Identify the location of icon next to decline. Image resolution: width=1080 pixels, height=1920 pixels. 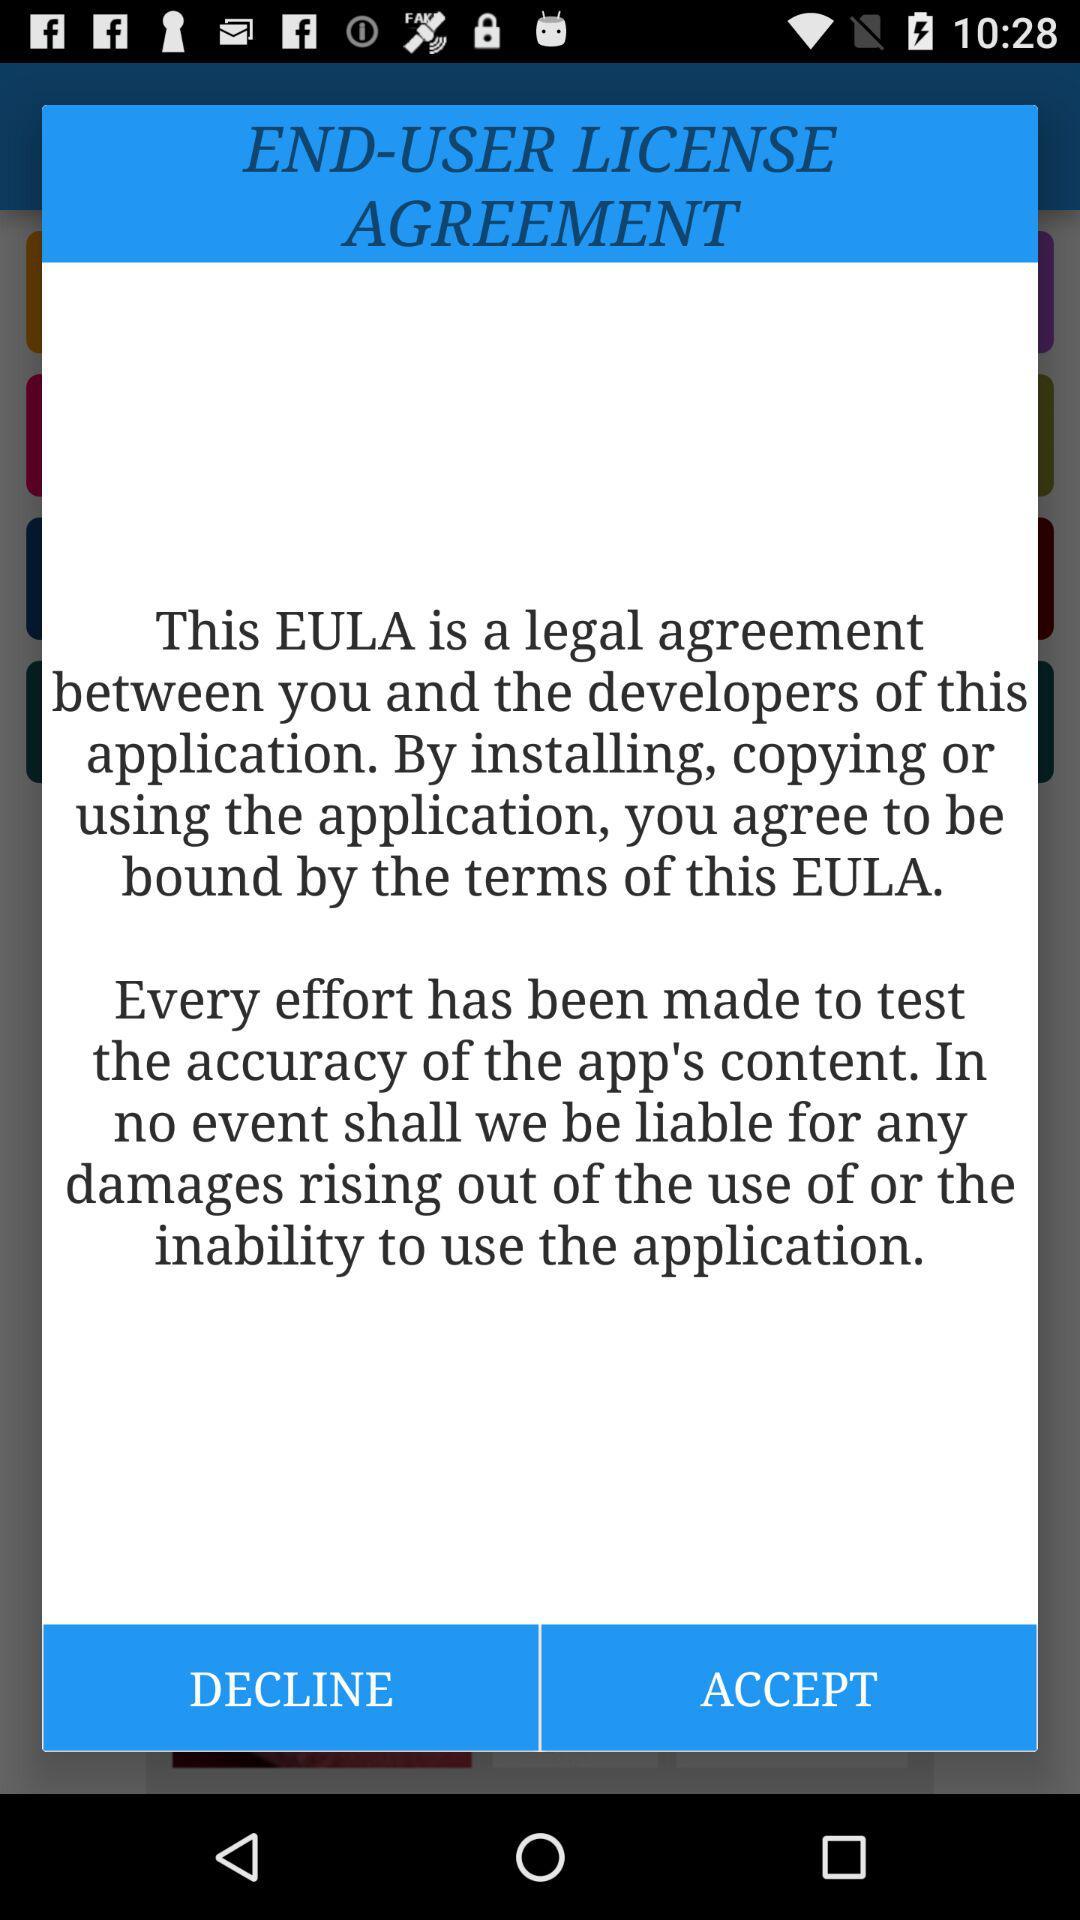
(788, 1686).